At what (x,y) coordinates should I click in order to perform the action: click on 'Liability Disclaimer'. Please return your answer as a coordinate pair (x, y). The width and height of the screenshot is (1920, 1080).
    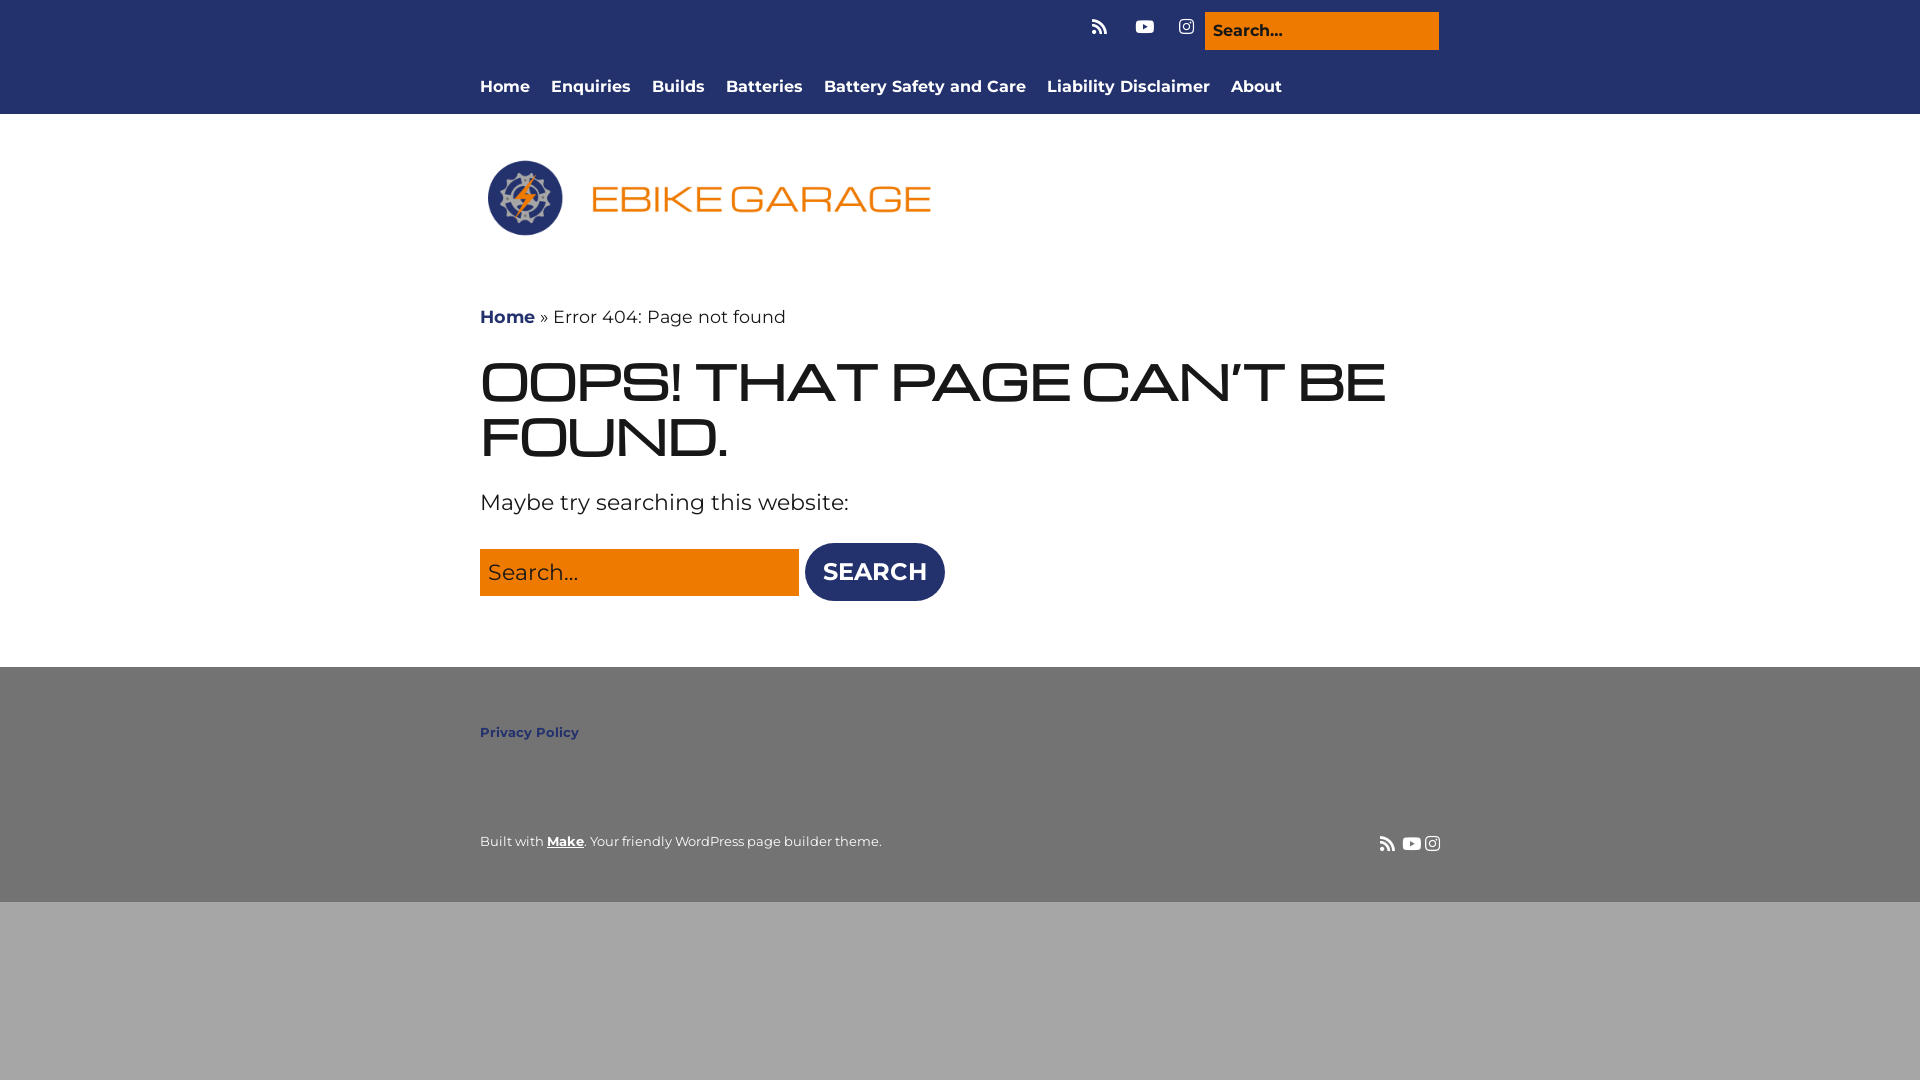
    Looking at the image, I should click on (1128, 86).